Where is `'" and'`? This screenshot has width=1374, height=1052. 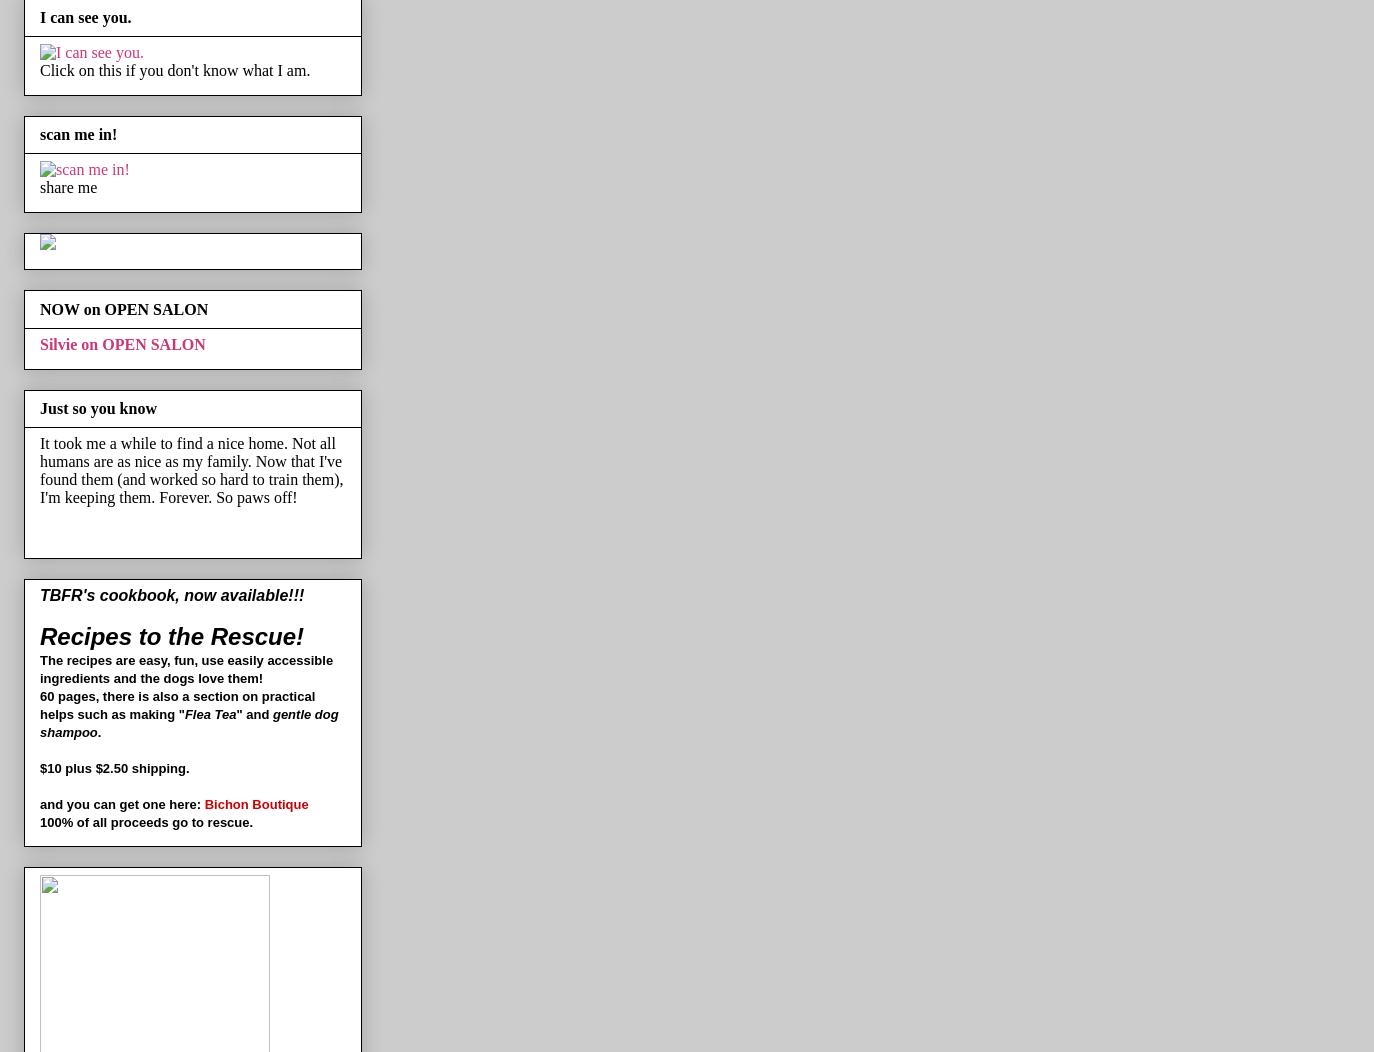
'" and' is located at coordinates (235, 714).